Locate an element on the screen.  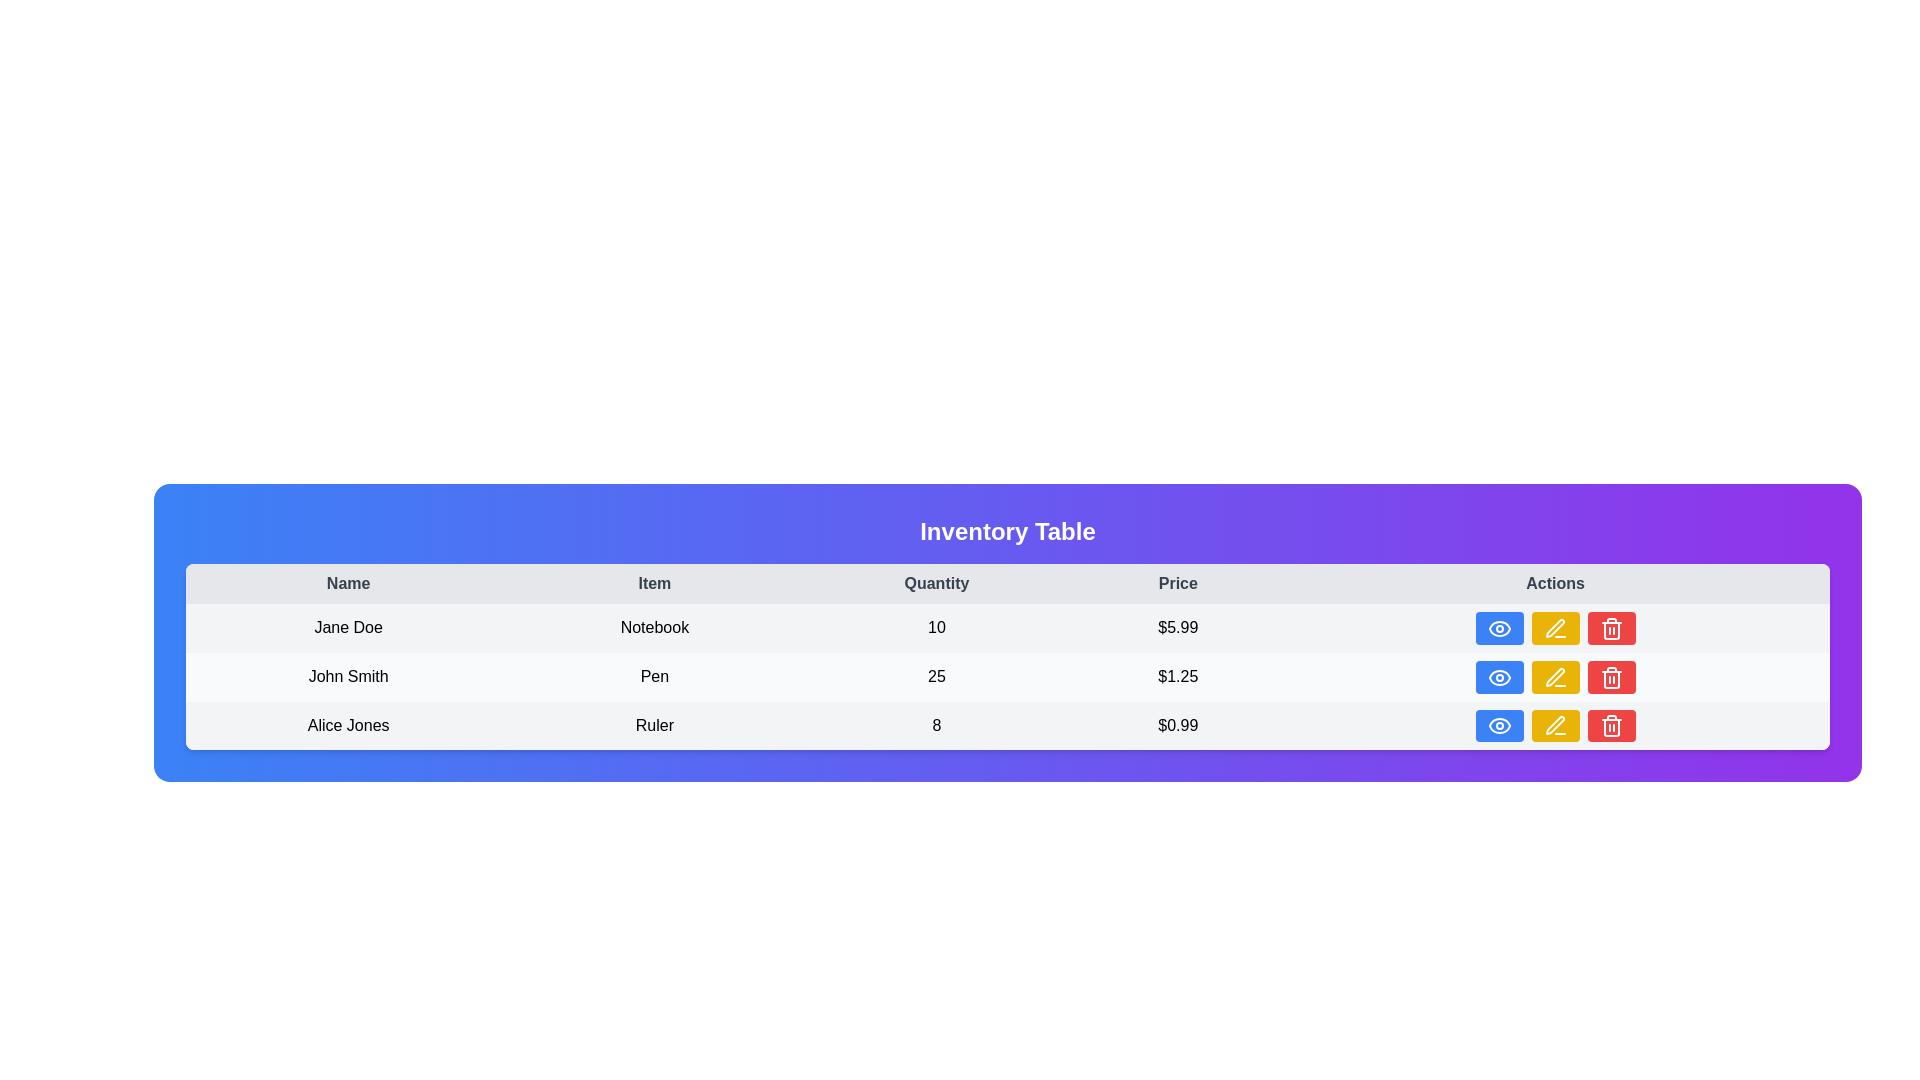
the delete button, which is the third action button in the last row of the table, to observe visual feedback is located at coordinates (1611, 676).